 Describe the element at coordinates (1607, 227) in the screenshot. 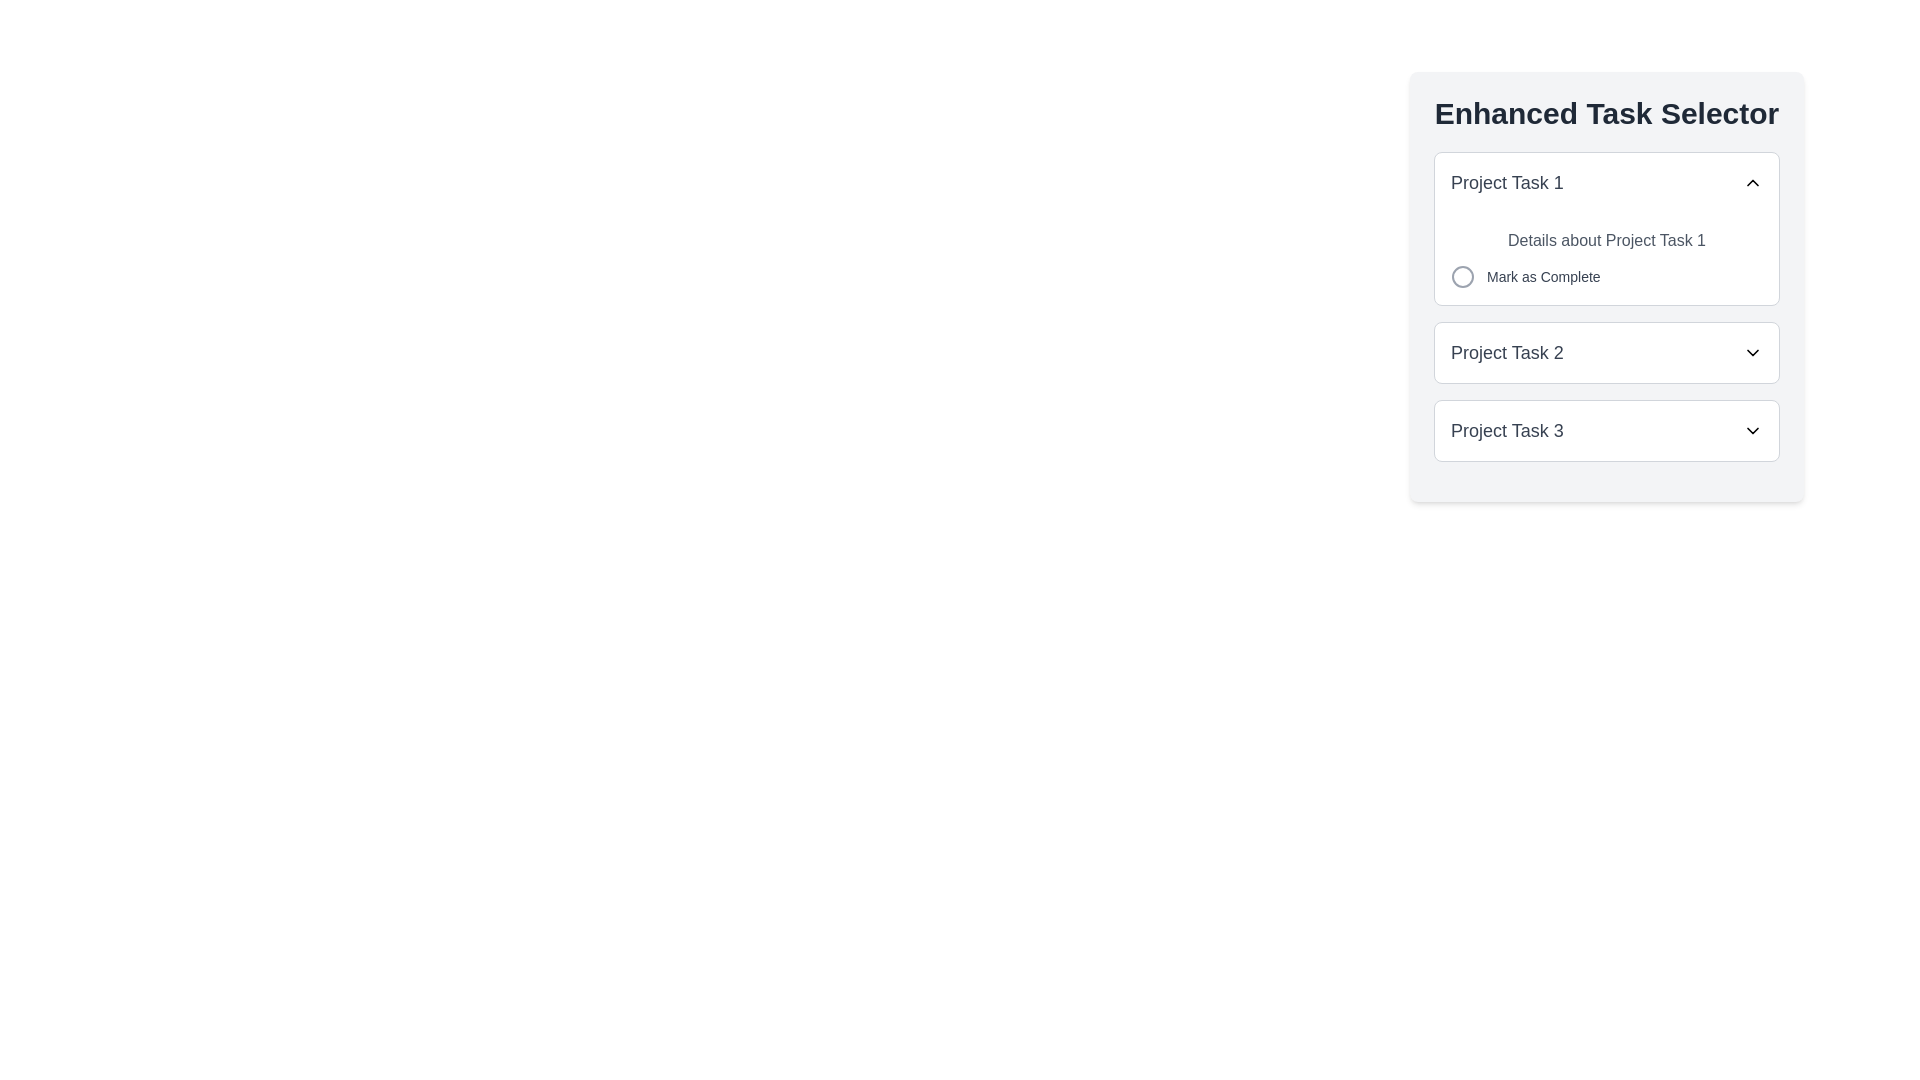

I see `details provided for the task in the first collapsible card titled 'Project Task 1', located below 'Enhanced Task Selector'` at that location.